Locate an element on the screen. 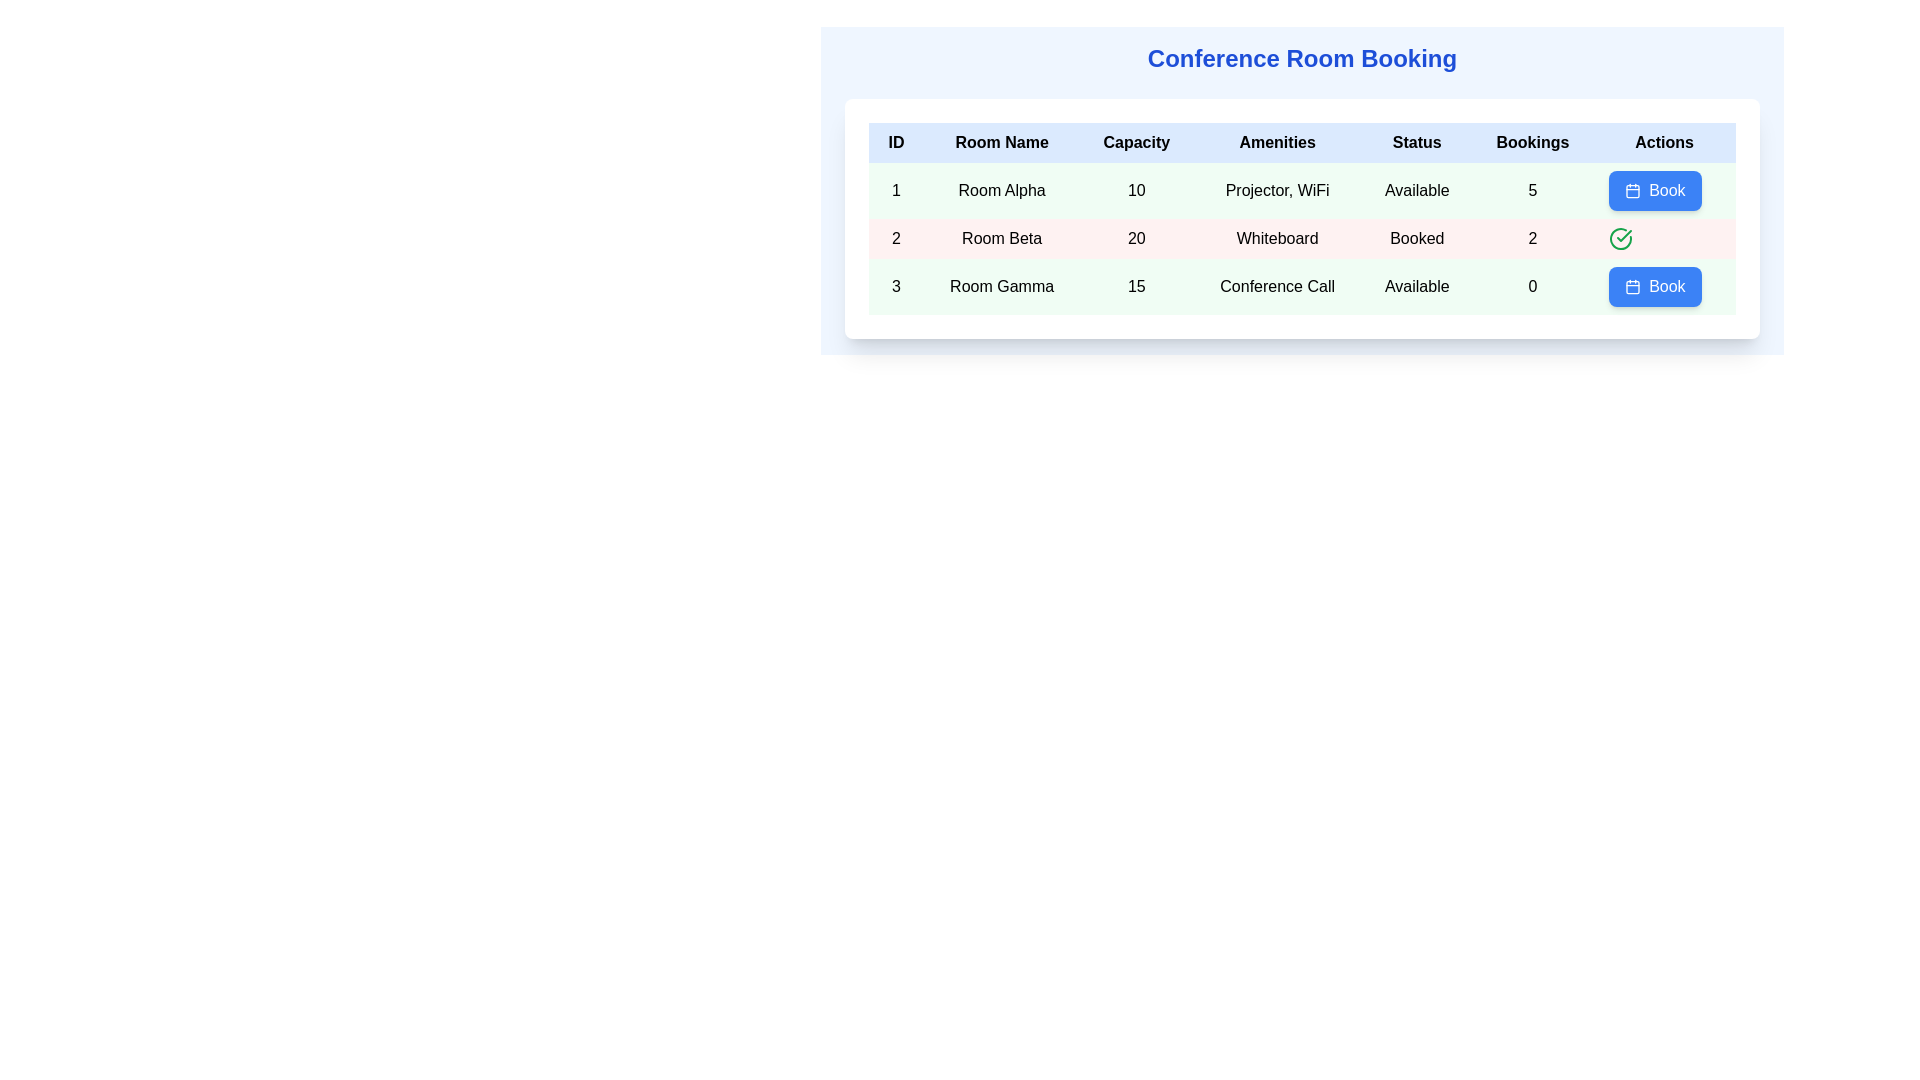 The height and width of the screenshot is (1080, 1920). the 'Status' label in the header row of the 'Conference Room Booking' table, which is positioned between the 'Amenities' and 'Bookings' columns is located at coordinates (1416, 141).